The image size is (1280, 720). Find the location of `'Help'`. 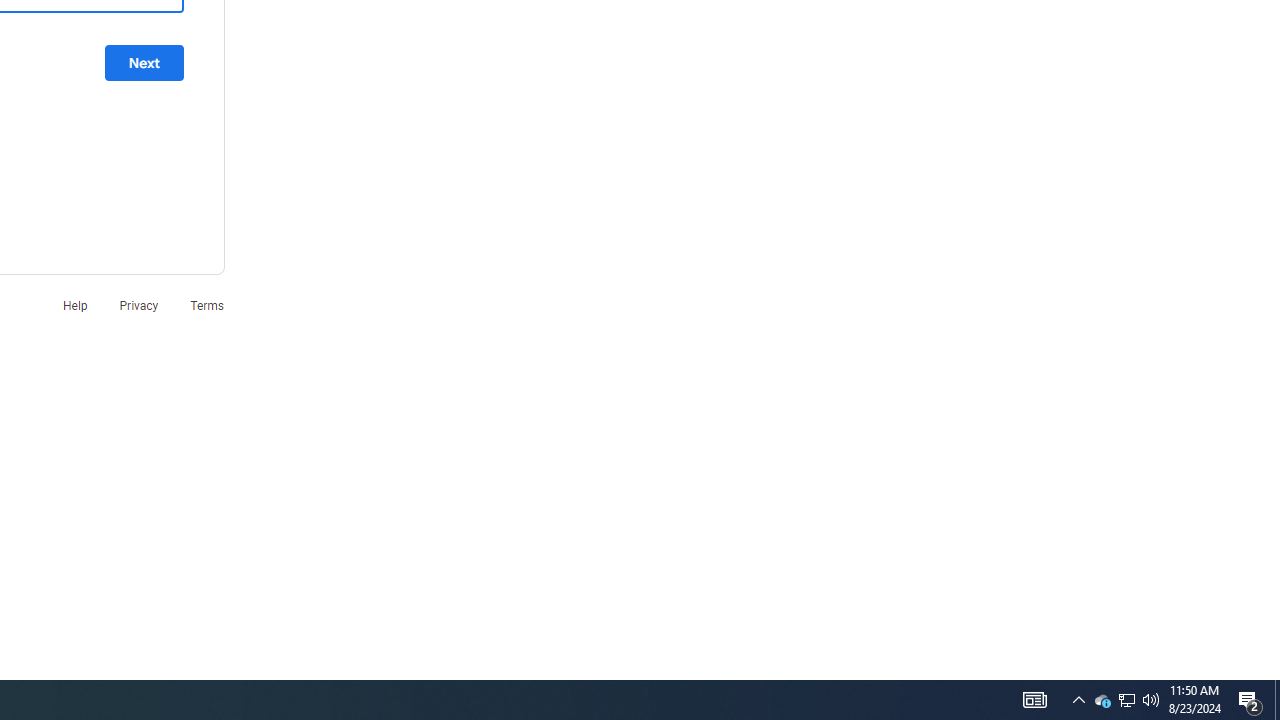

'Help' is located at coordinates (74, 305).